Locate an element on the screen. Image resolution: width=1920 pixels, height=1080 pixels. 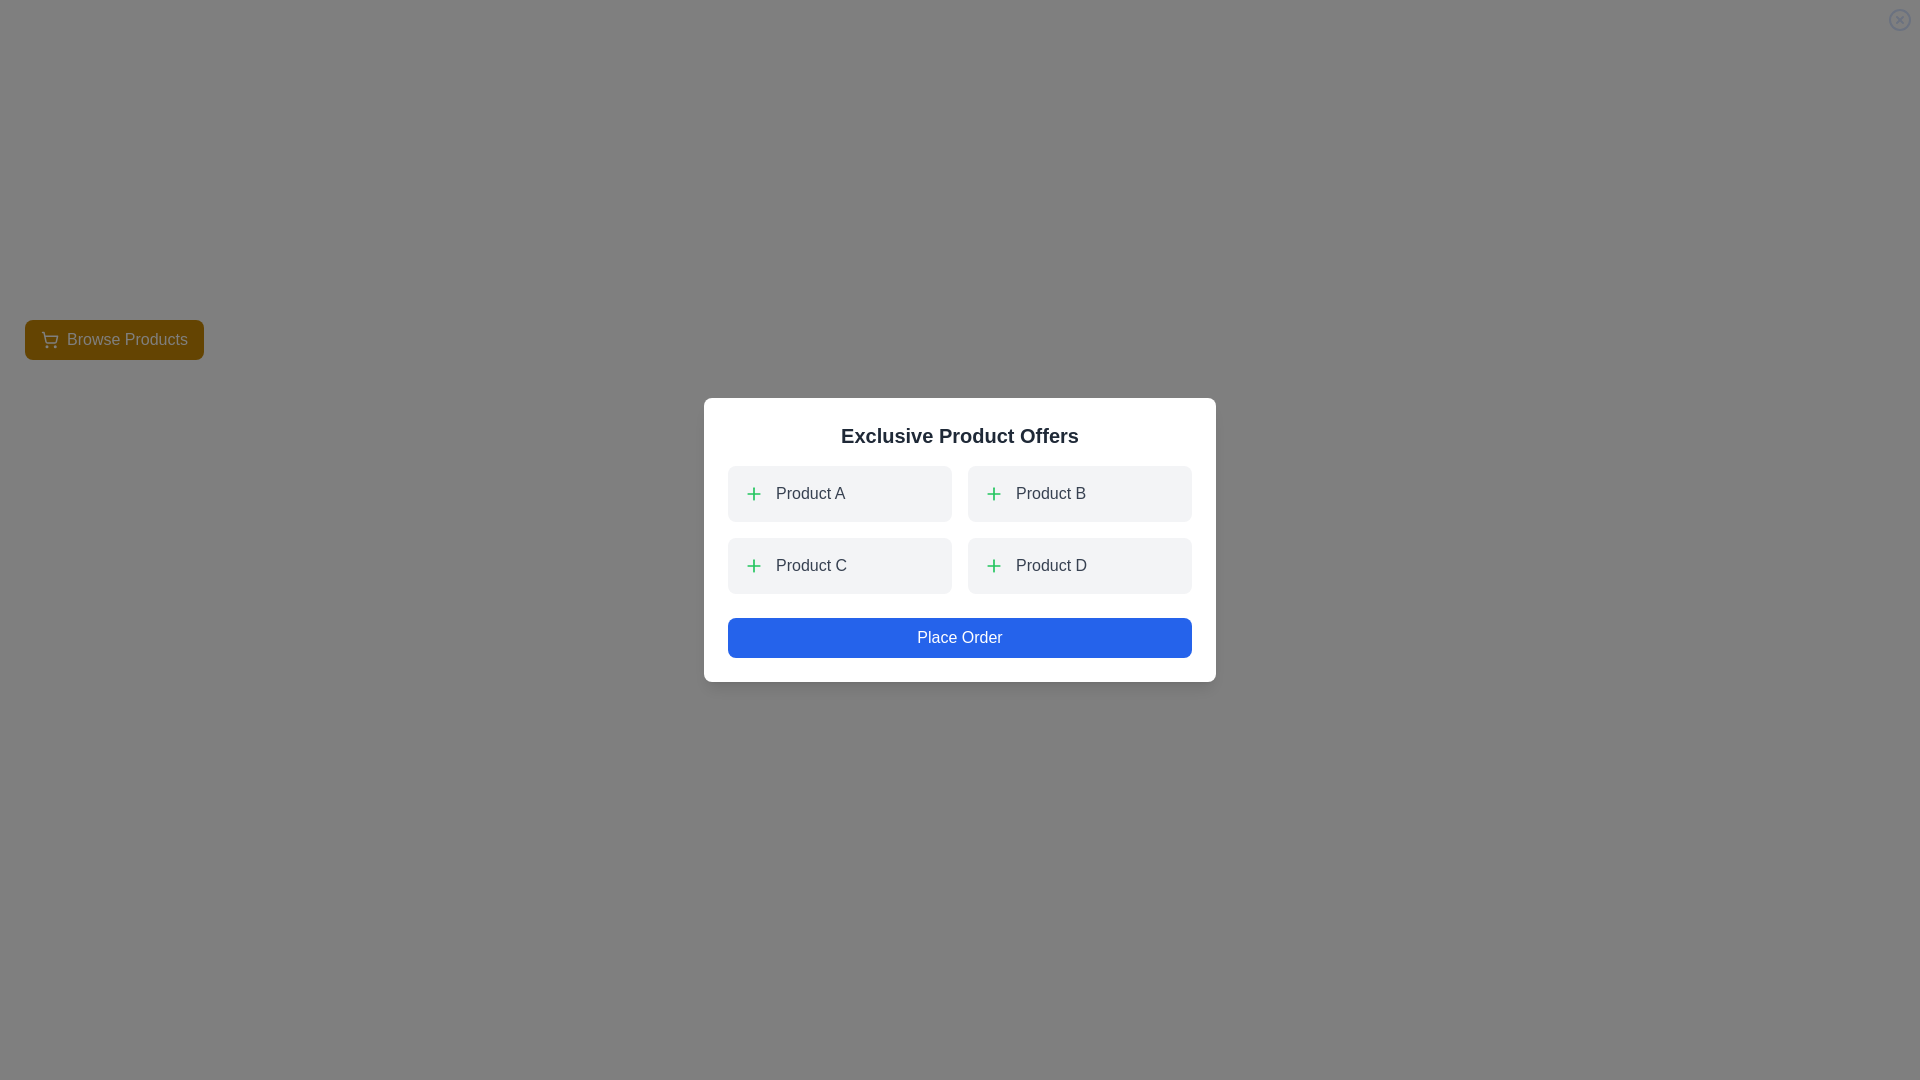
the blue rectangular button labeled 'Place Order' to change its background color to a darker blue is located at coordinates (960, 637).